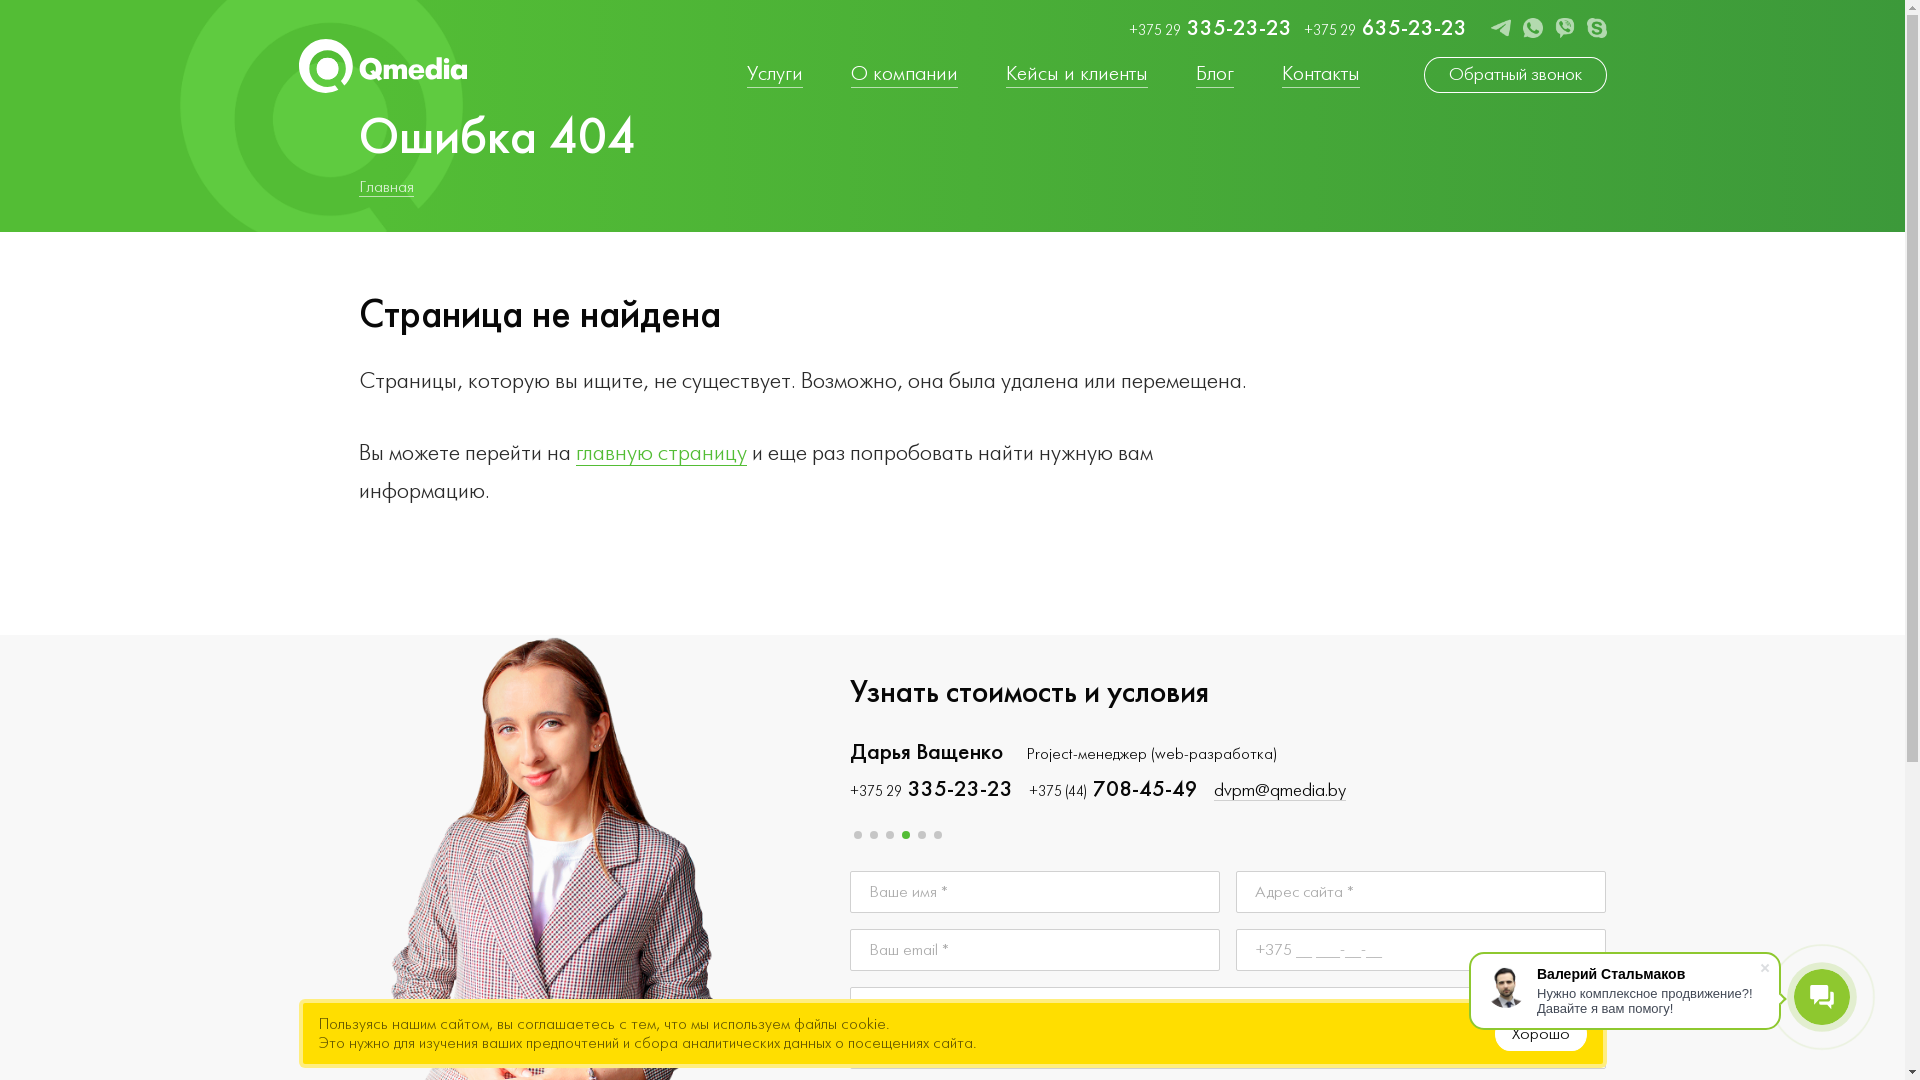 The width and height of the screenshot is (1920, 1080). What do you see at coordinates (930, 789) in the screenshot?
I see `'+375 29 335-23-23'` at bounding box center [930, 789].